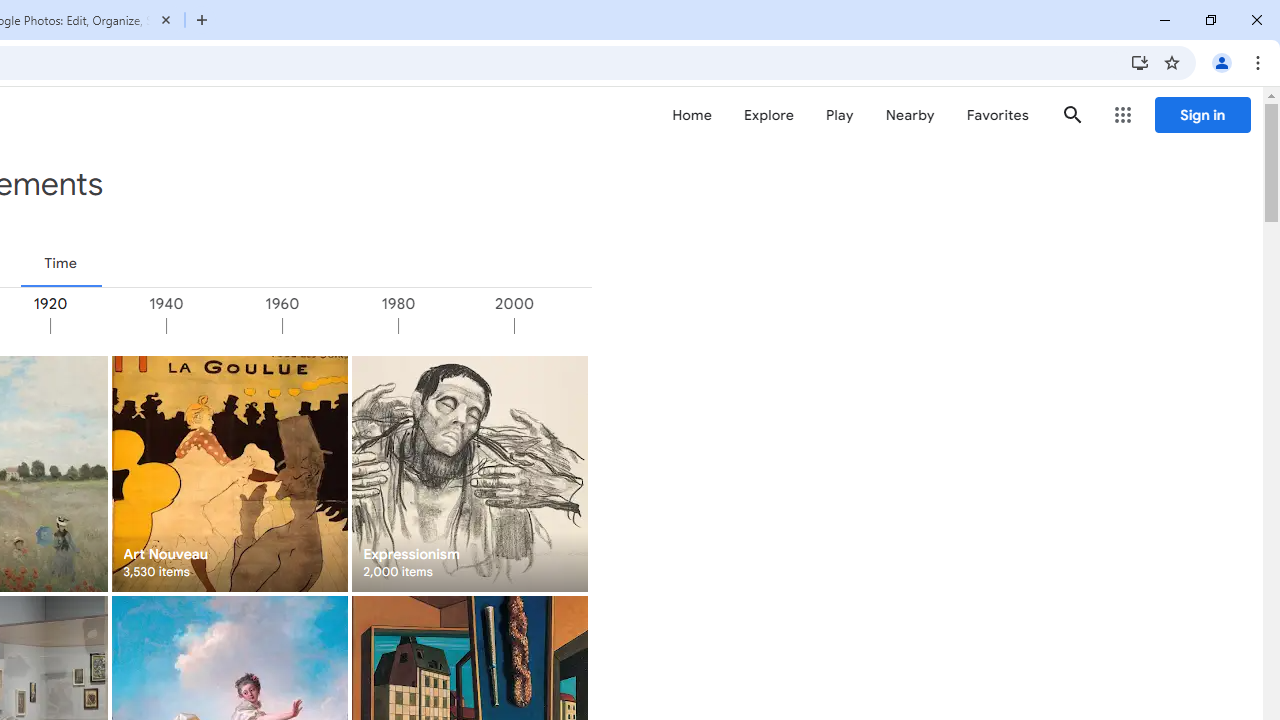  What do you see at coordinates (339, 325) in the screenshot?
I see `'1960'` at bounding box center [339, 325].